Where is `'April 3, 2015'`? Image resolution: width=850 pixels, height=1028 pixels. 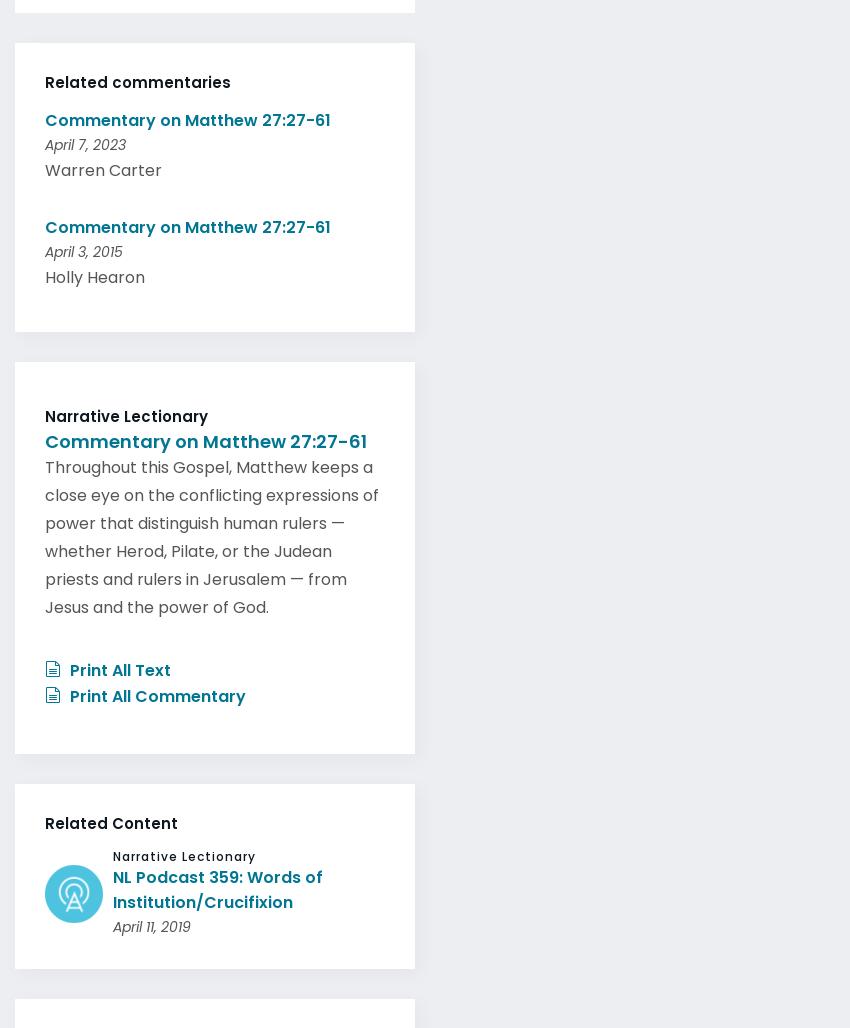 'April 3, 2015' is located at coordinates (83, 245).